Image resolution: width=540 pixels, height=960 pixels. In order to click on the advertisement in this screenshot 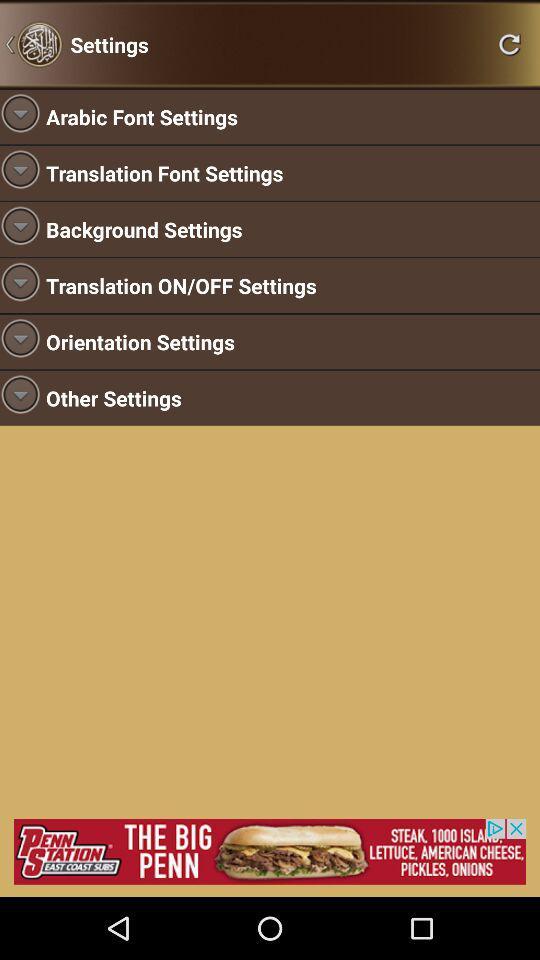, I will do `click(270, 850)`.